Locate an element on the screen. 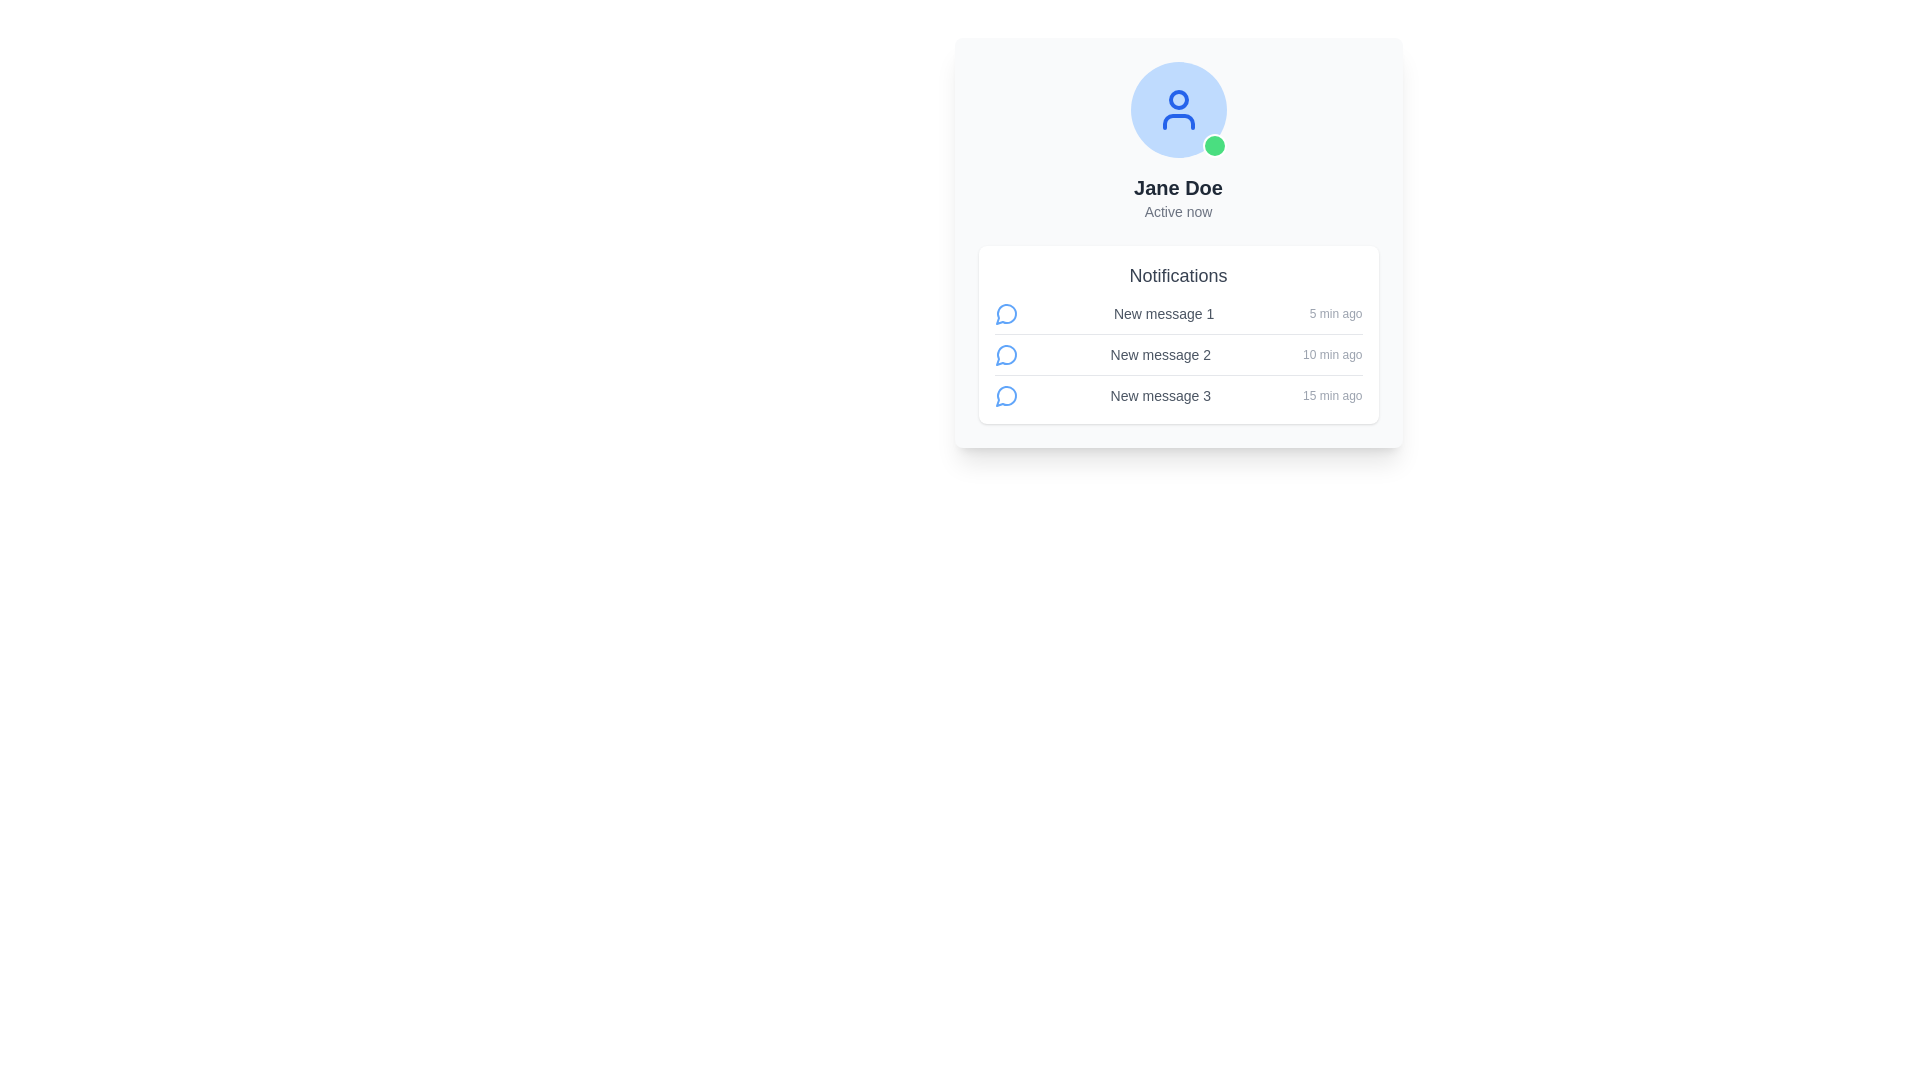  the user profile icon located at the center of the notification panel, which serves as a visual representation of the user's identity is located at coordinates (1178, 110).